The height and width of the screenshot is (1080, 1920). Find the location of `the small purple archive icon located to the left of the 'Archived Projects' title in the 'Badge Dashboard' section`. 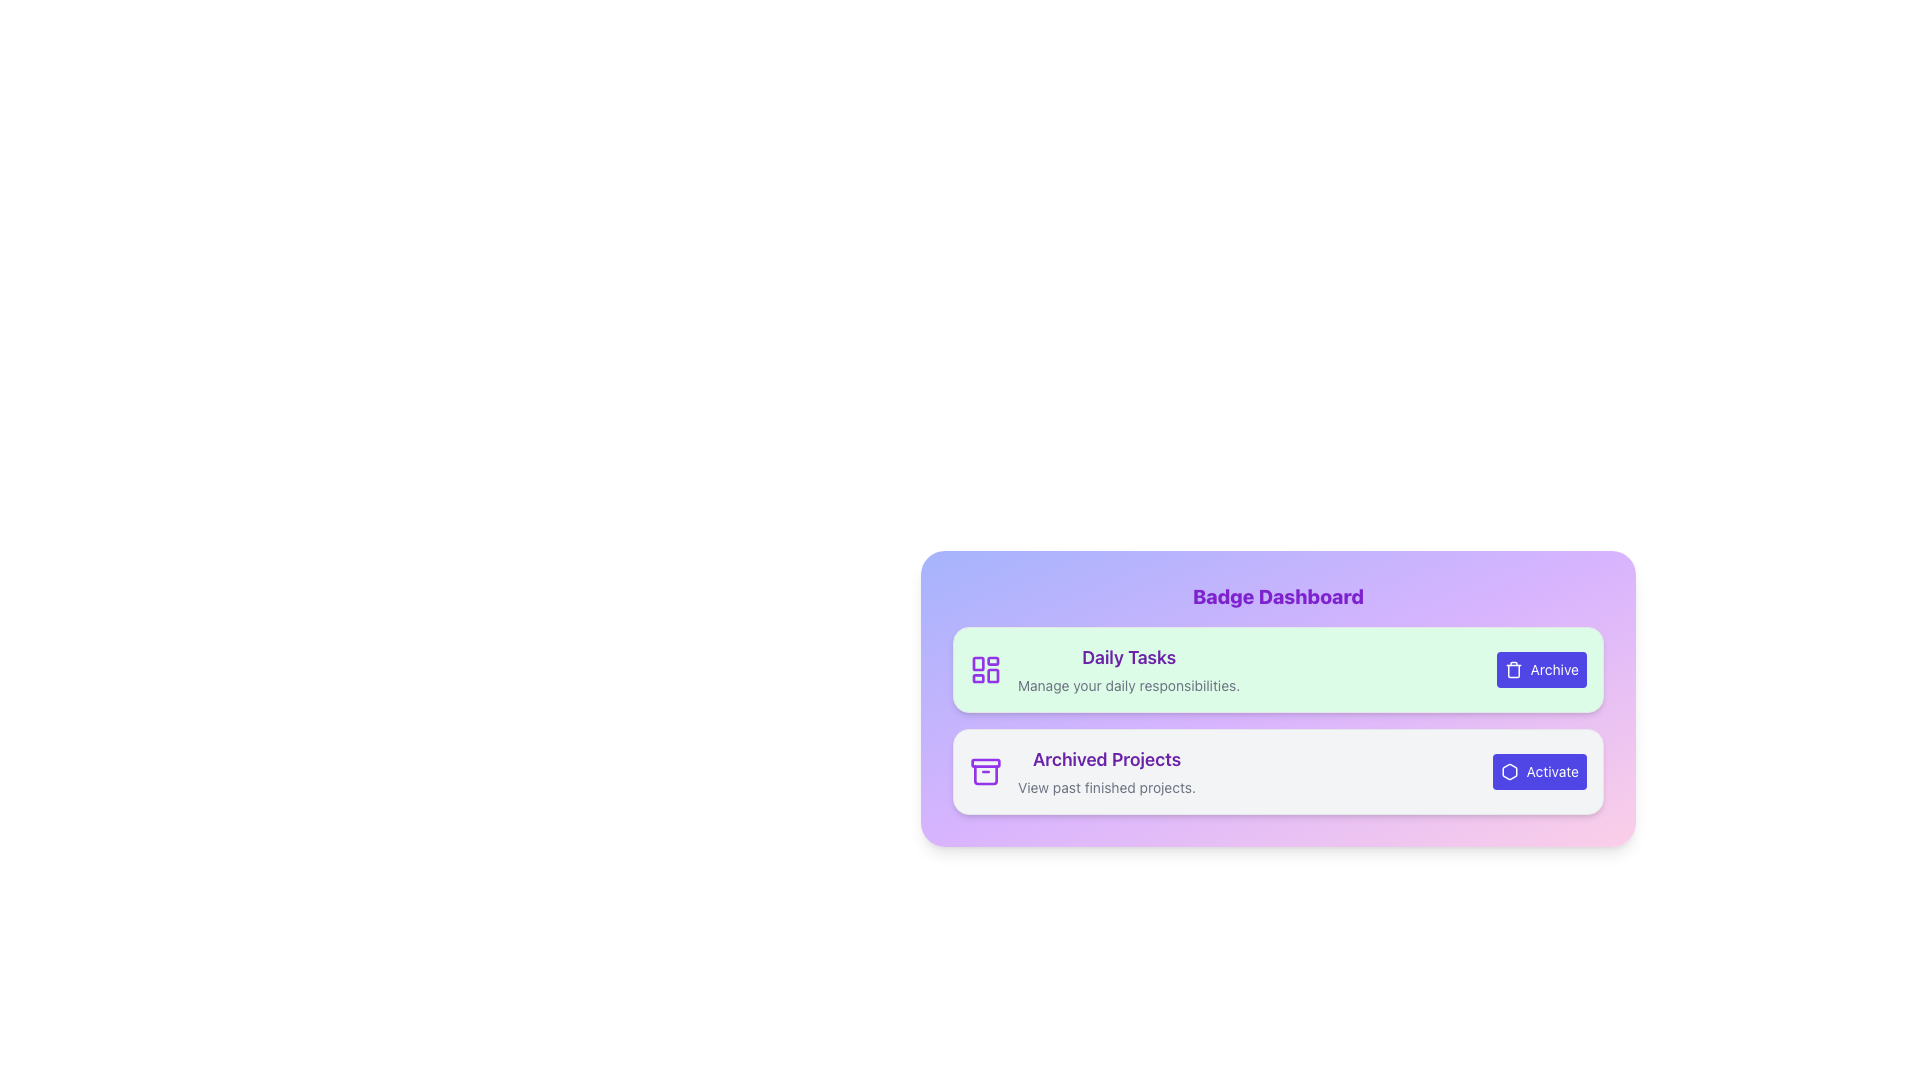

the small purple archive icon located to the left of the 'Archived Projects' title in the 'Badge Dashboard' section is located at coordinates (985, 770).